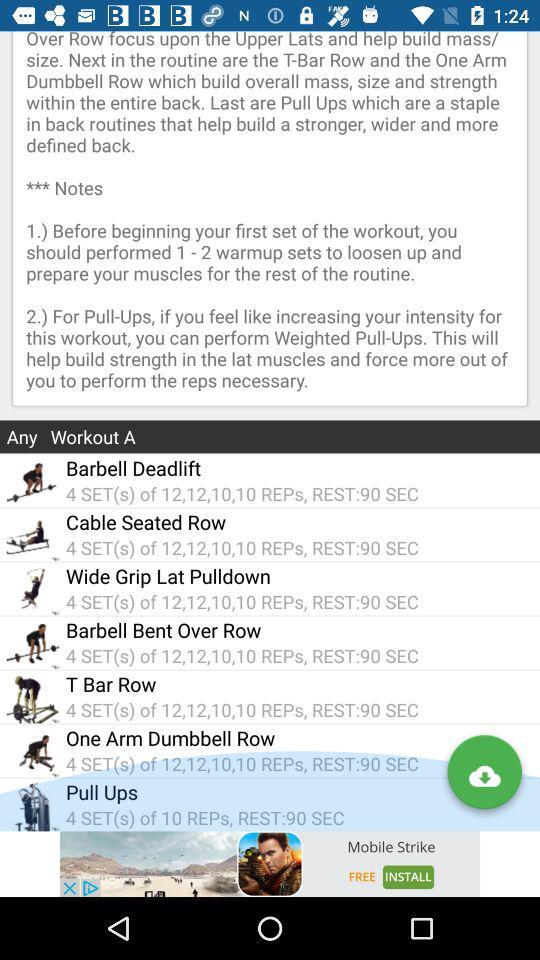  I want to click on download content, so click(483, 775).